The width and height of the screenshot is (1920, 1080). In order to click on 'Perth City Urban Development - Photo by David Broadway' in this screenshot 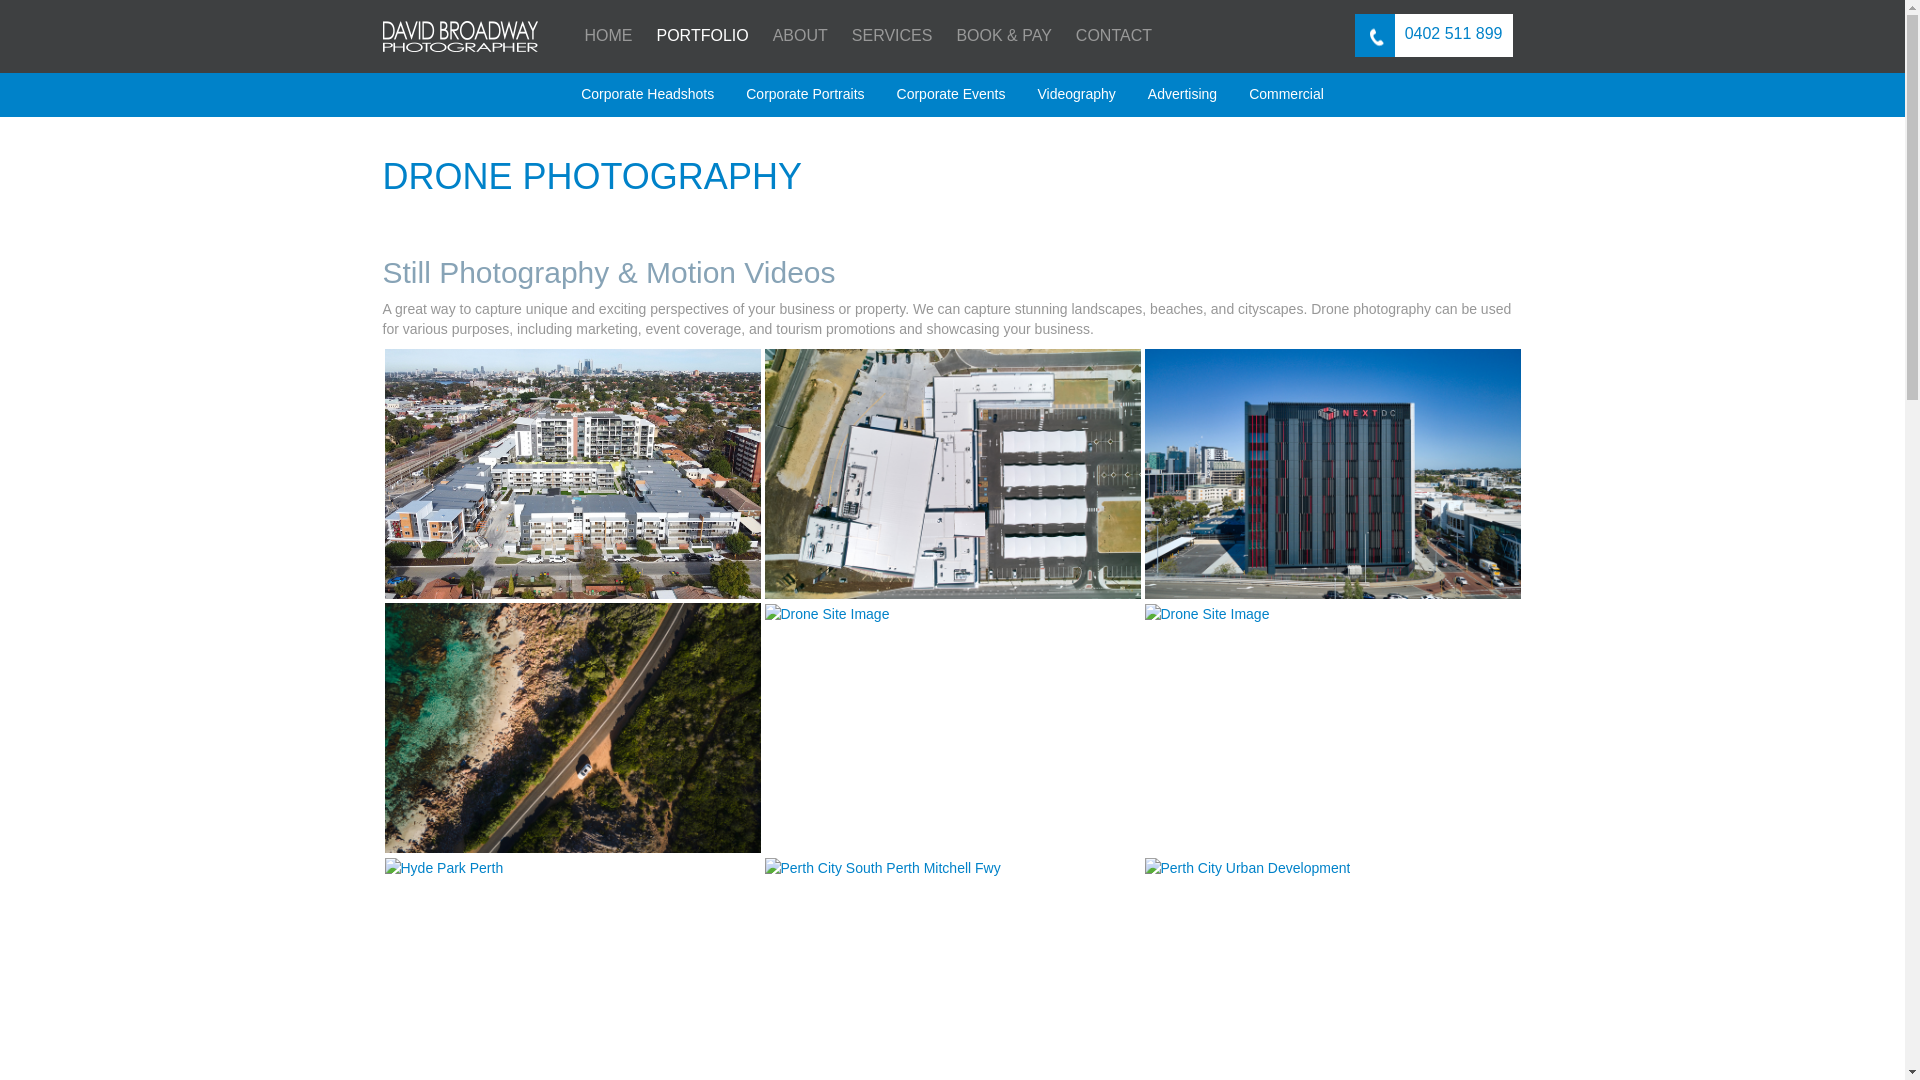, I will do `click(1246, 866)`.